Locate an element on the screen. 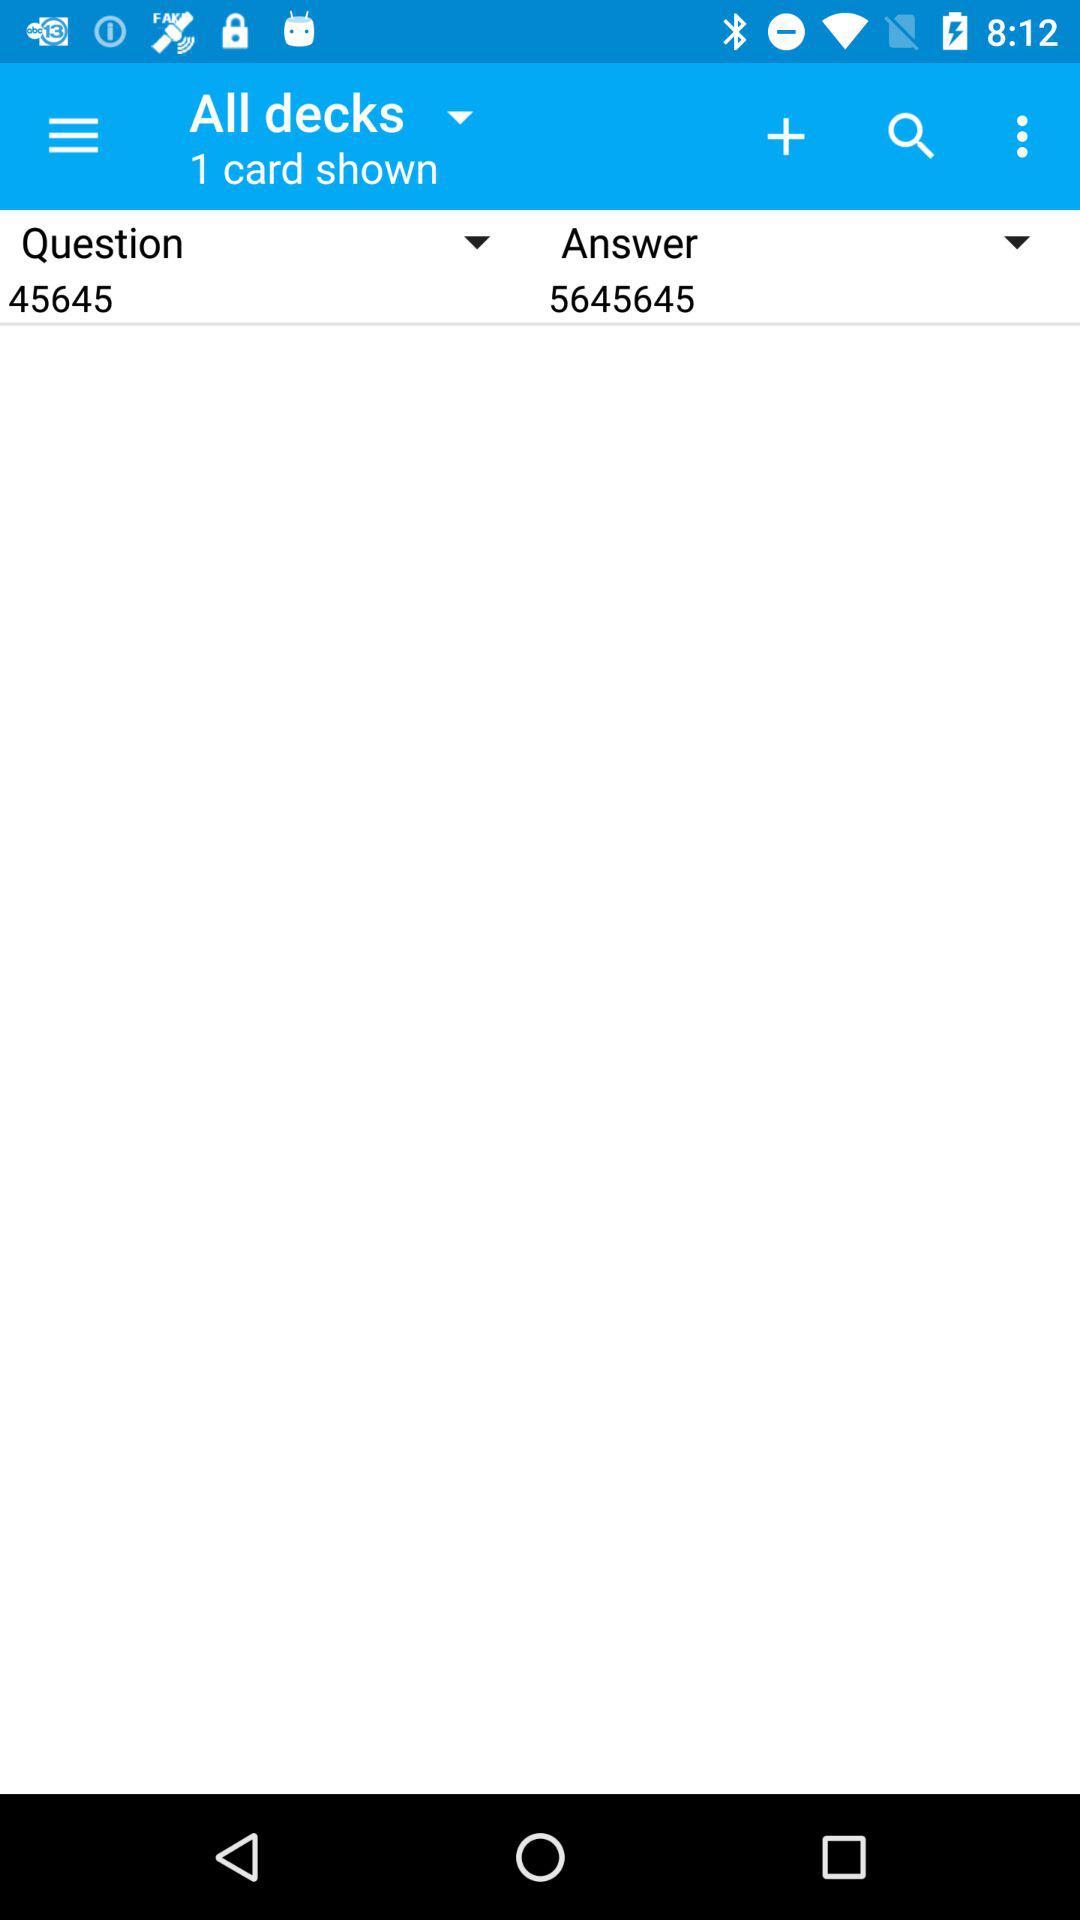 The image size is (1080, 1920). icon next to all decks icon is located at coordinates (785, 135).